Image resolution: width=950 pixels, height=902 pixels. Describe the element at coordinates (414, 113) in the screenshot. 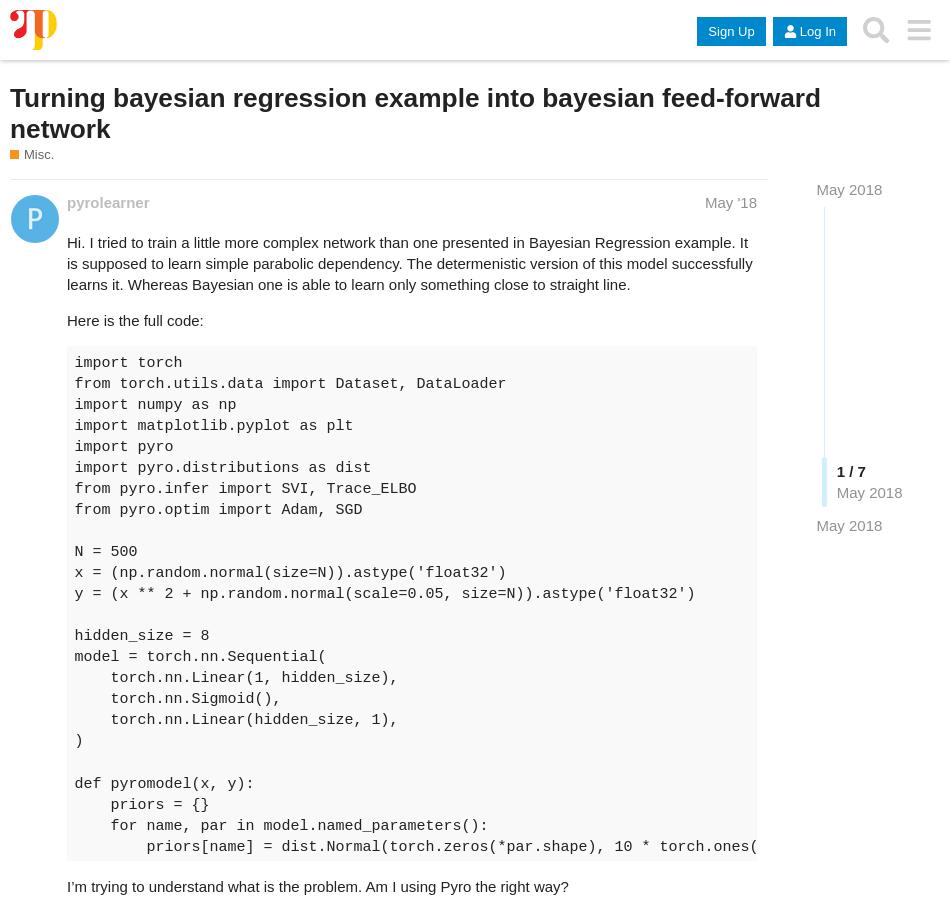

I see `'Turning bayesian regression example into bayesian feed-forward network'` at that location.